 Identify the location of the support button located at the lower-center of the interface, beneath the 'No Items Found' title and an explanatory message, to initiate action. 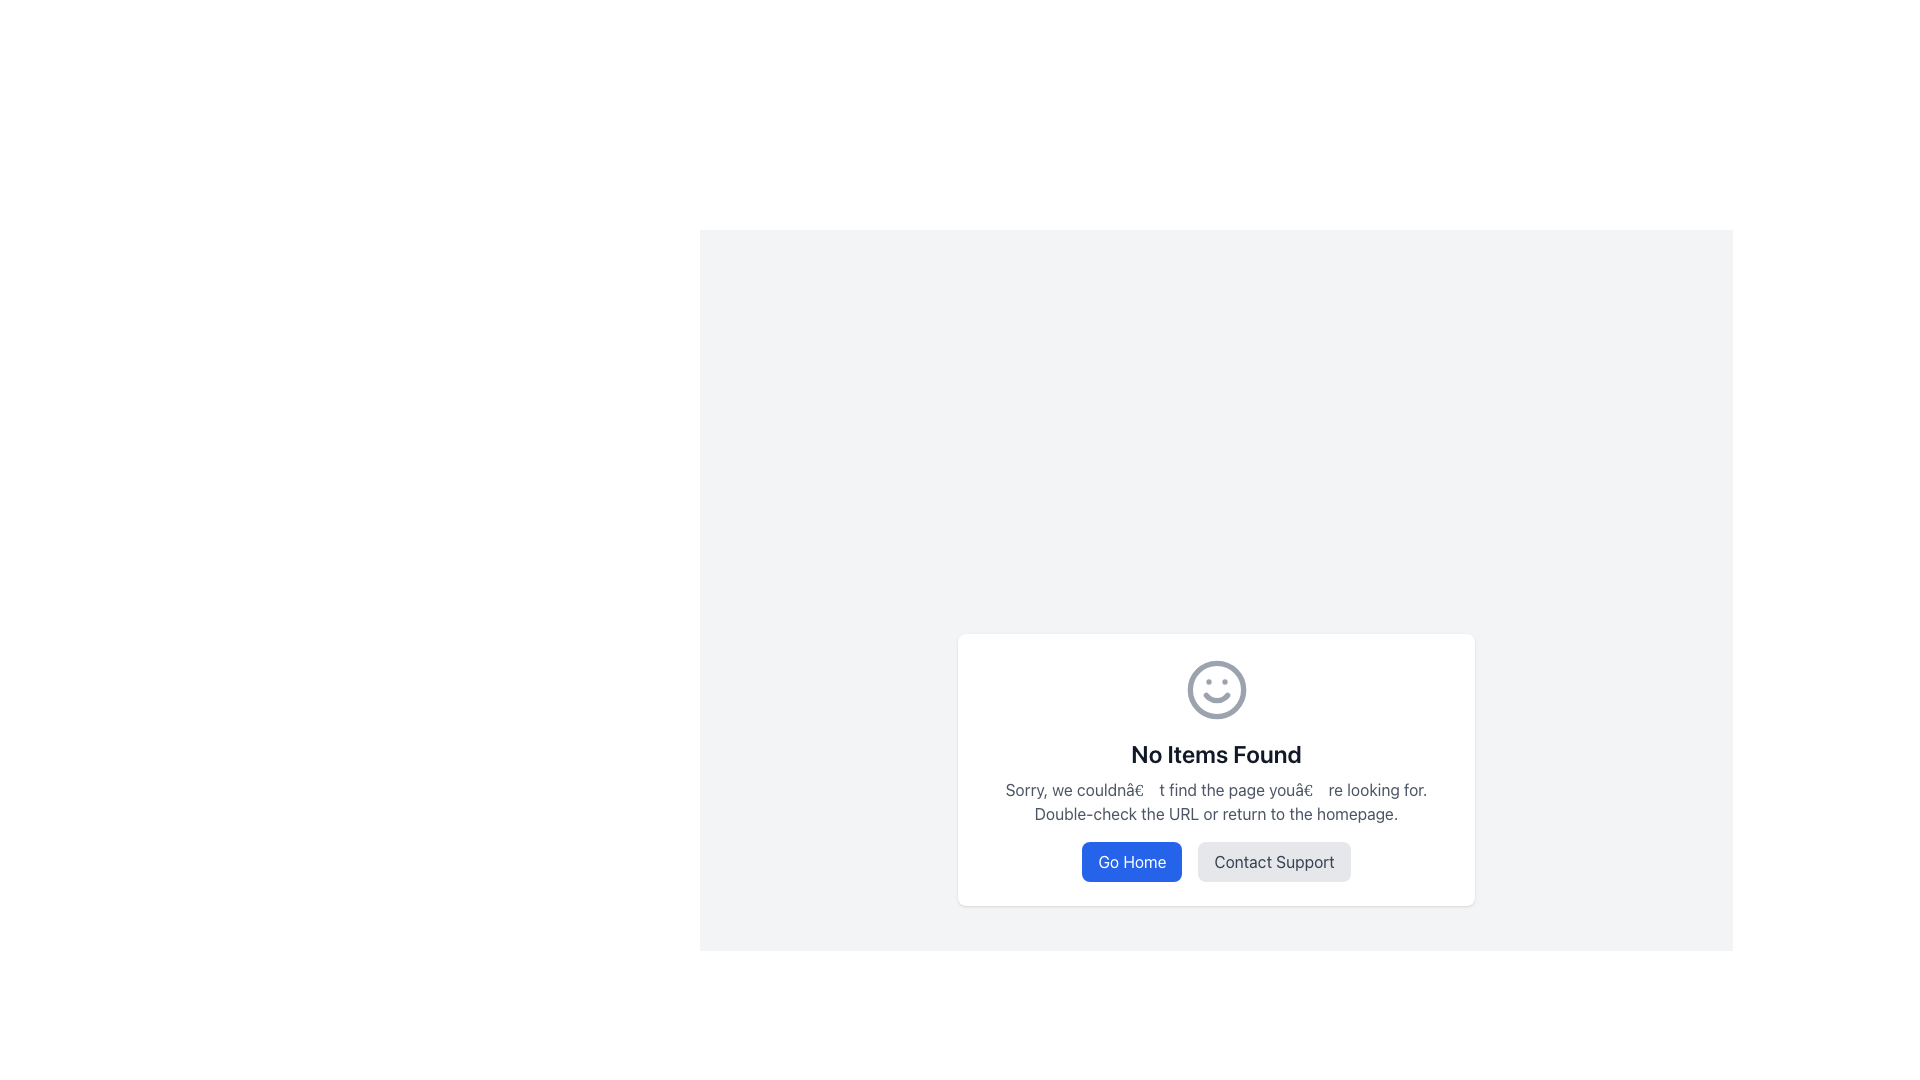
(1215, 860).